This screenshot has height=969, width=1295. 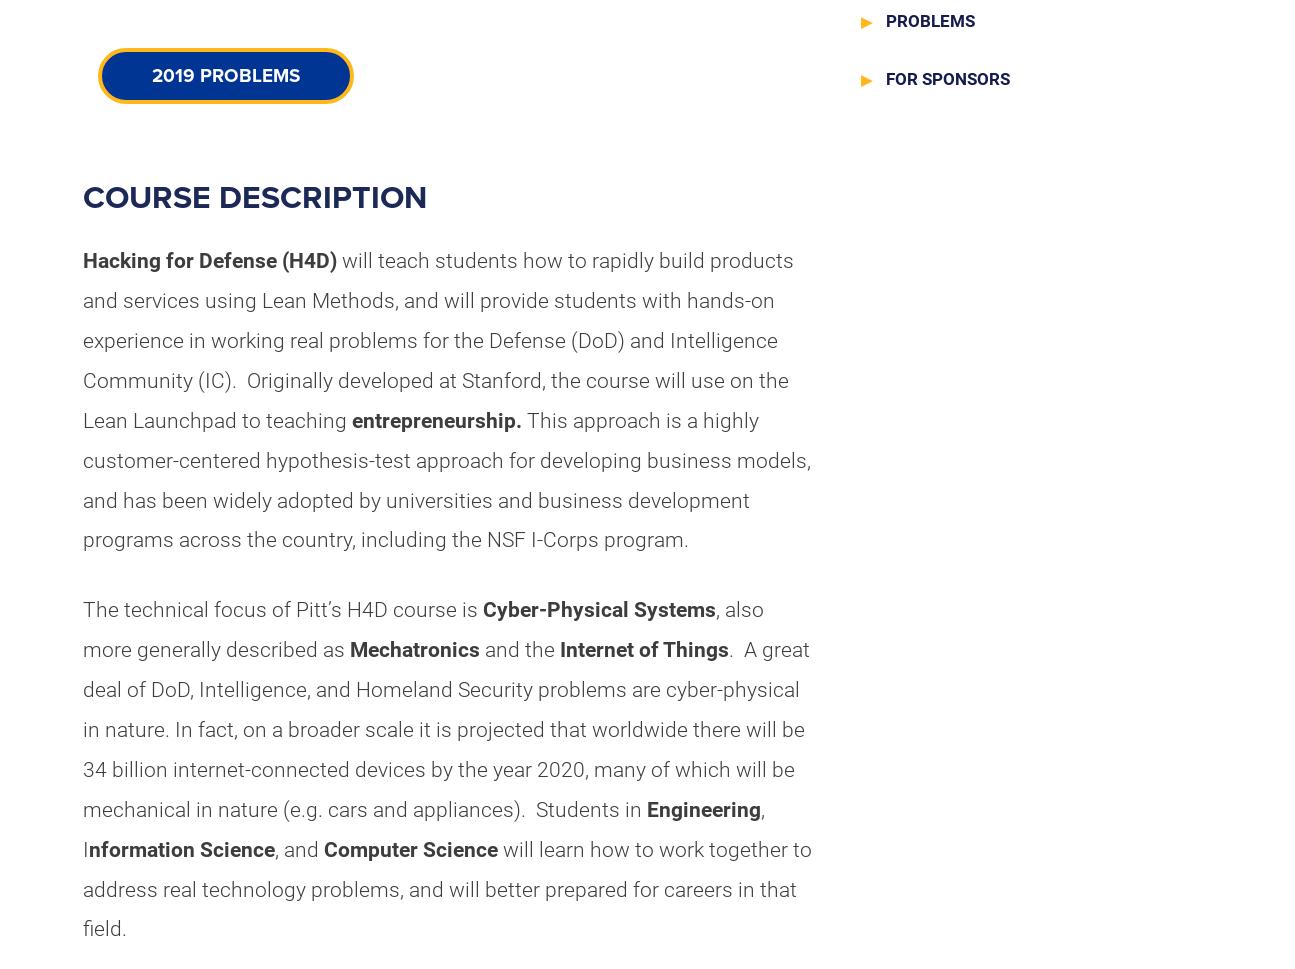 I want to click on ', and', so click(x=298, y=848).